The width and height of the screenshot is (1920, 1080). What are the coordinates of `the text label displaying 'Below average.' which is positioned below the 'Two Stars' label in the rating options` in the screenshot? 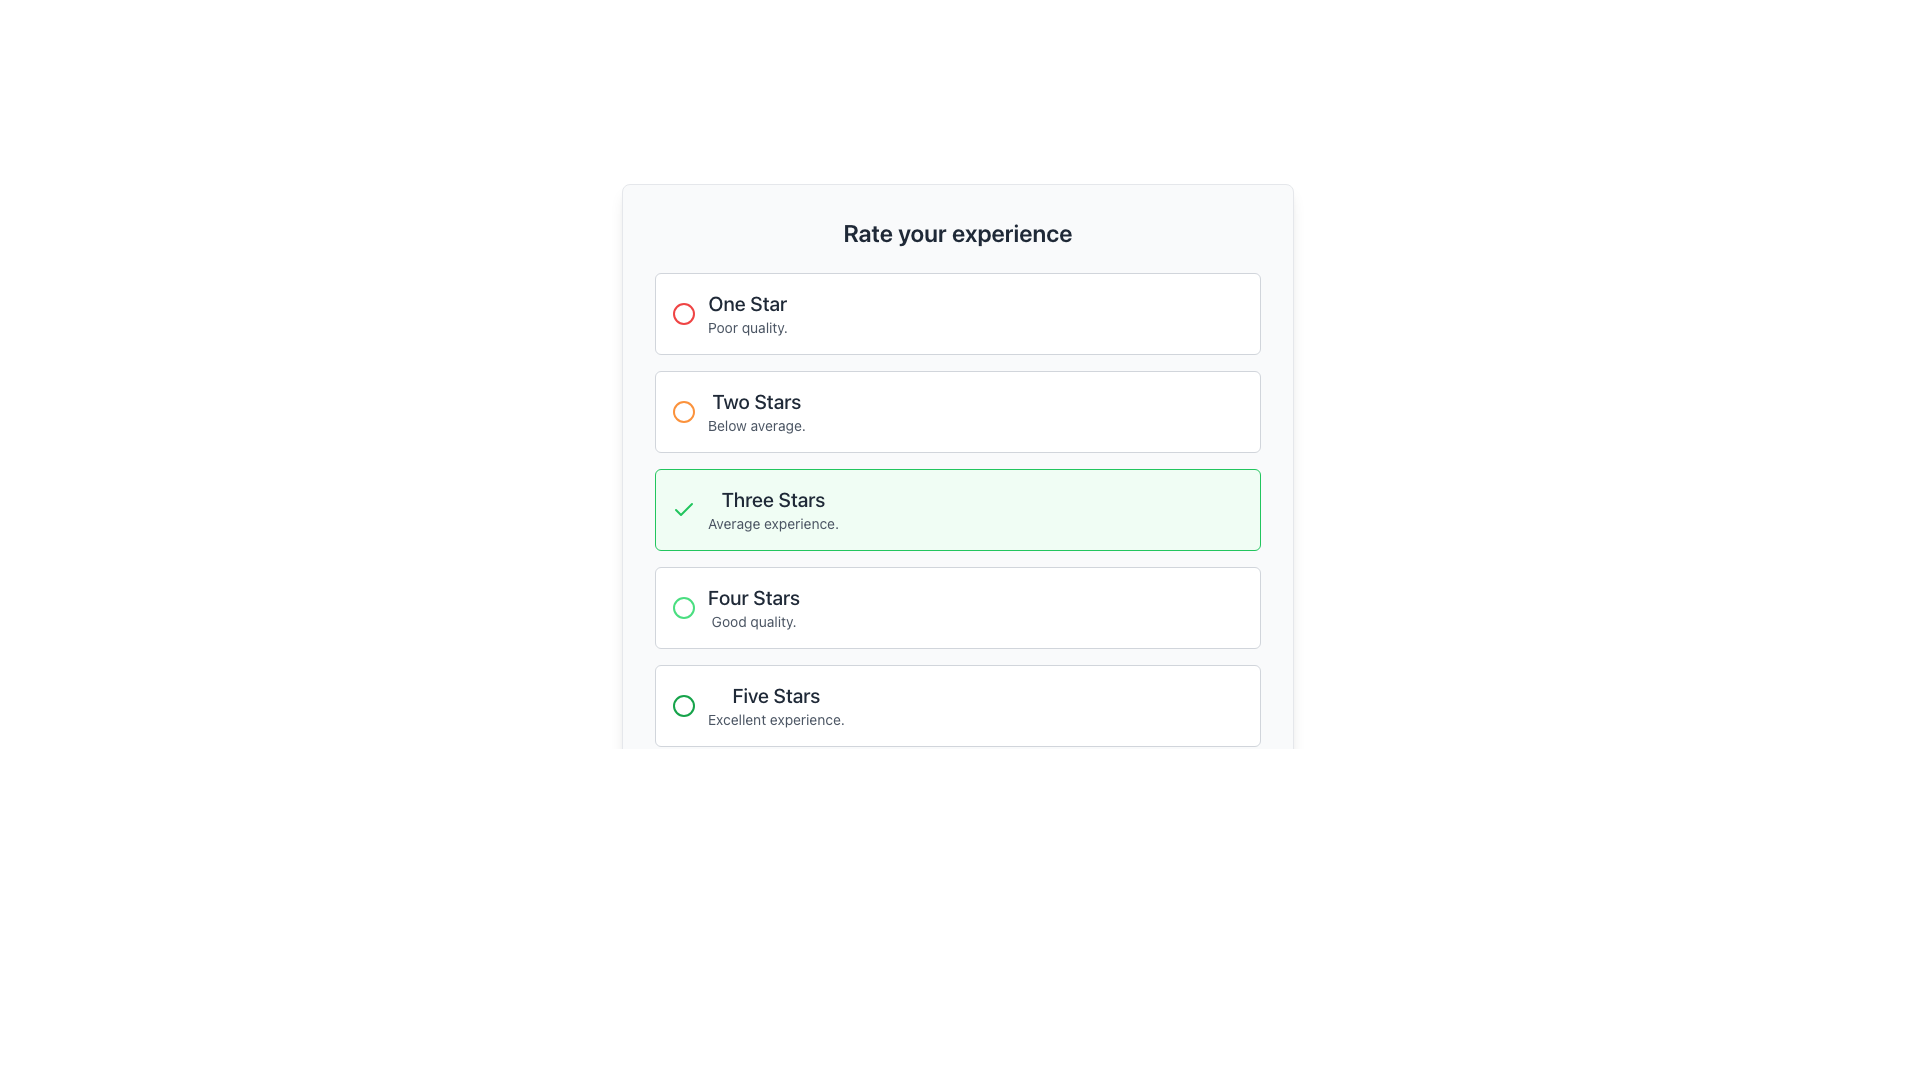 It's located at (756, 424).